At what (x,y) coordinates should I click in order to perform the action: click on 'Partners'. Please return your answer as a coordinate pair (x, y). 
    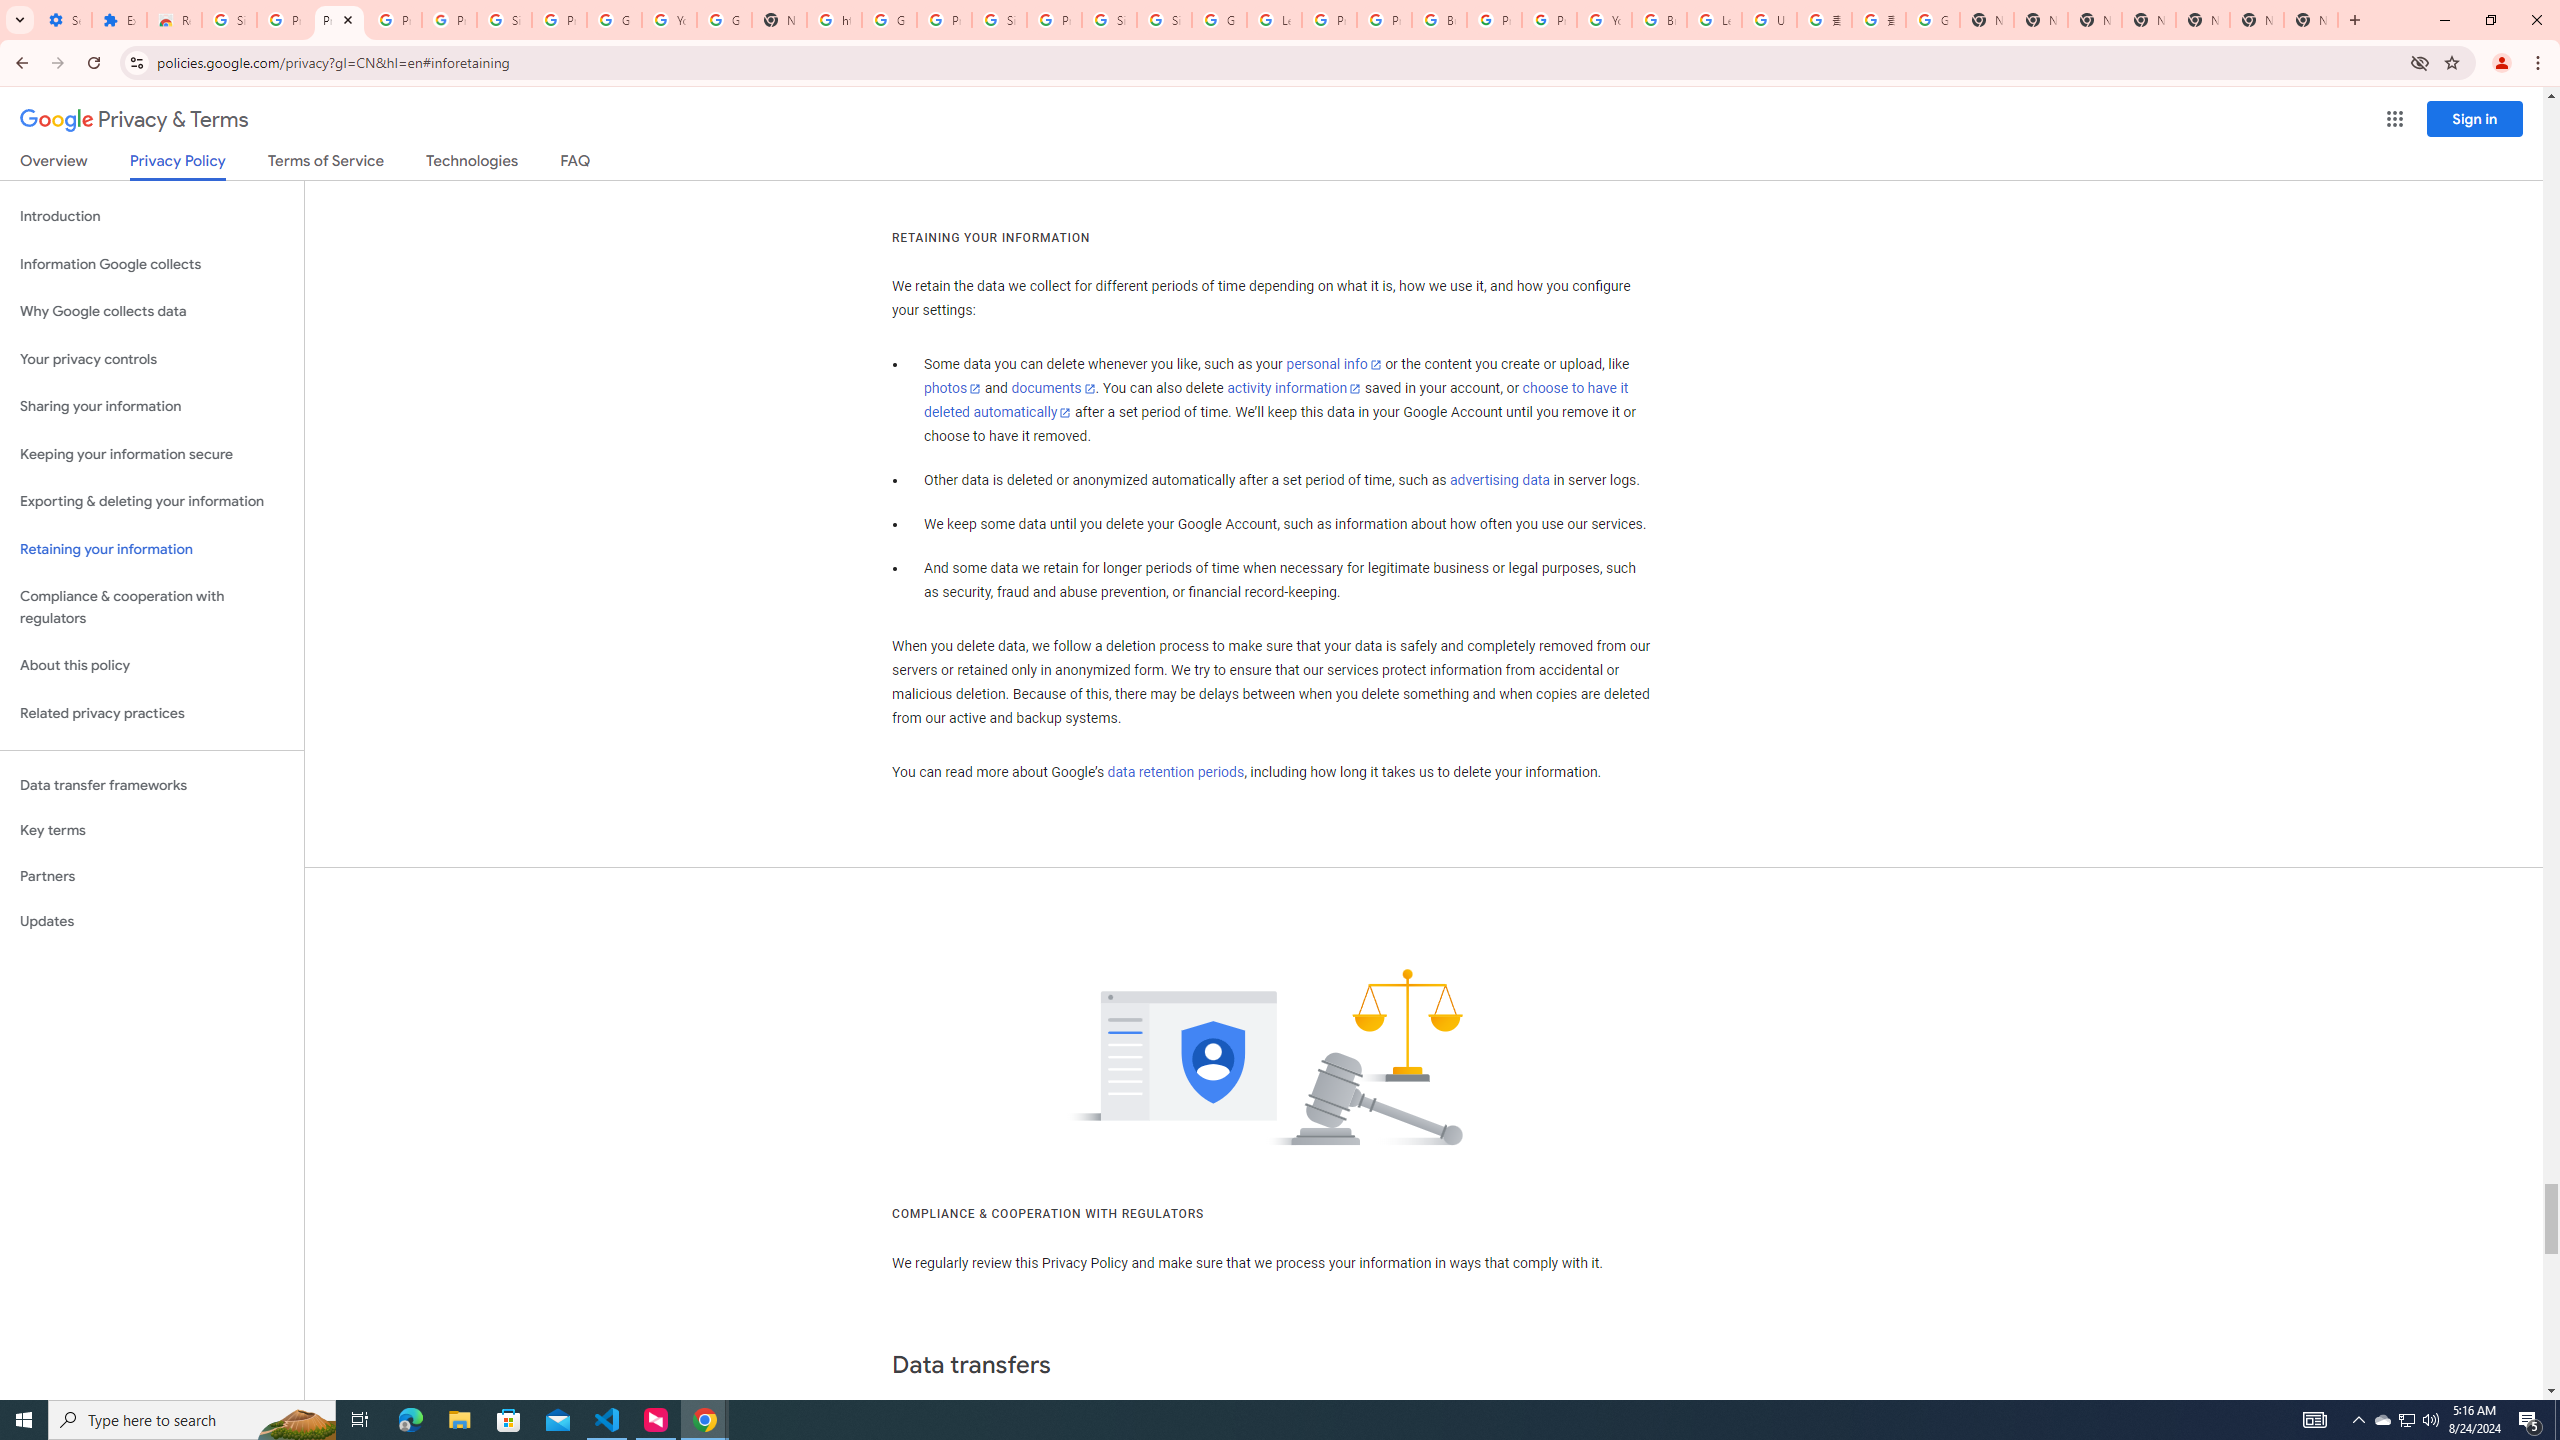
    Looking at the image, I should click on (151, 876).